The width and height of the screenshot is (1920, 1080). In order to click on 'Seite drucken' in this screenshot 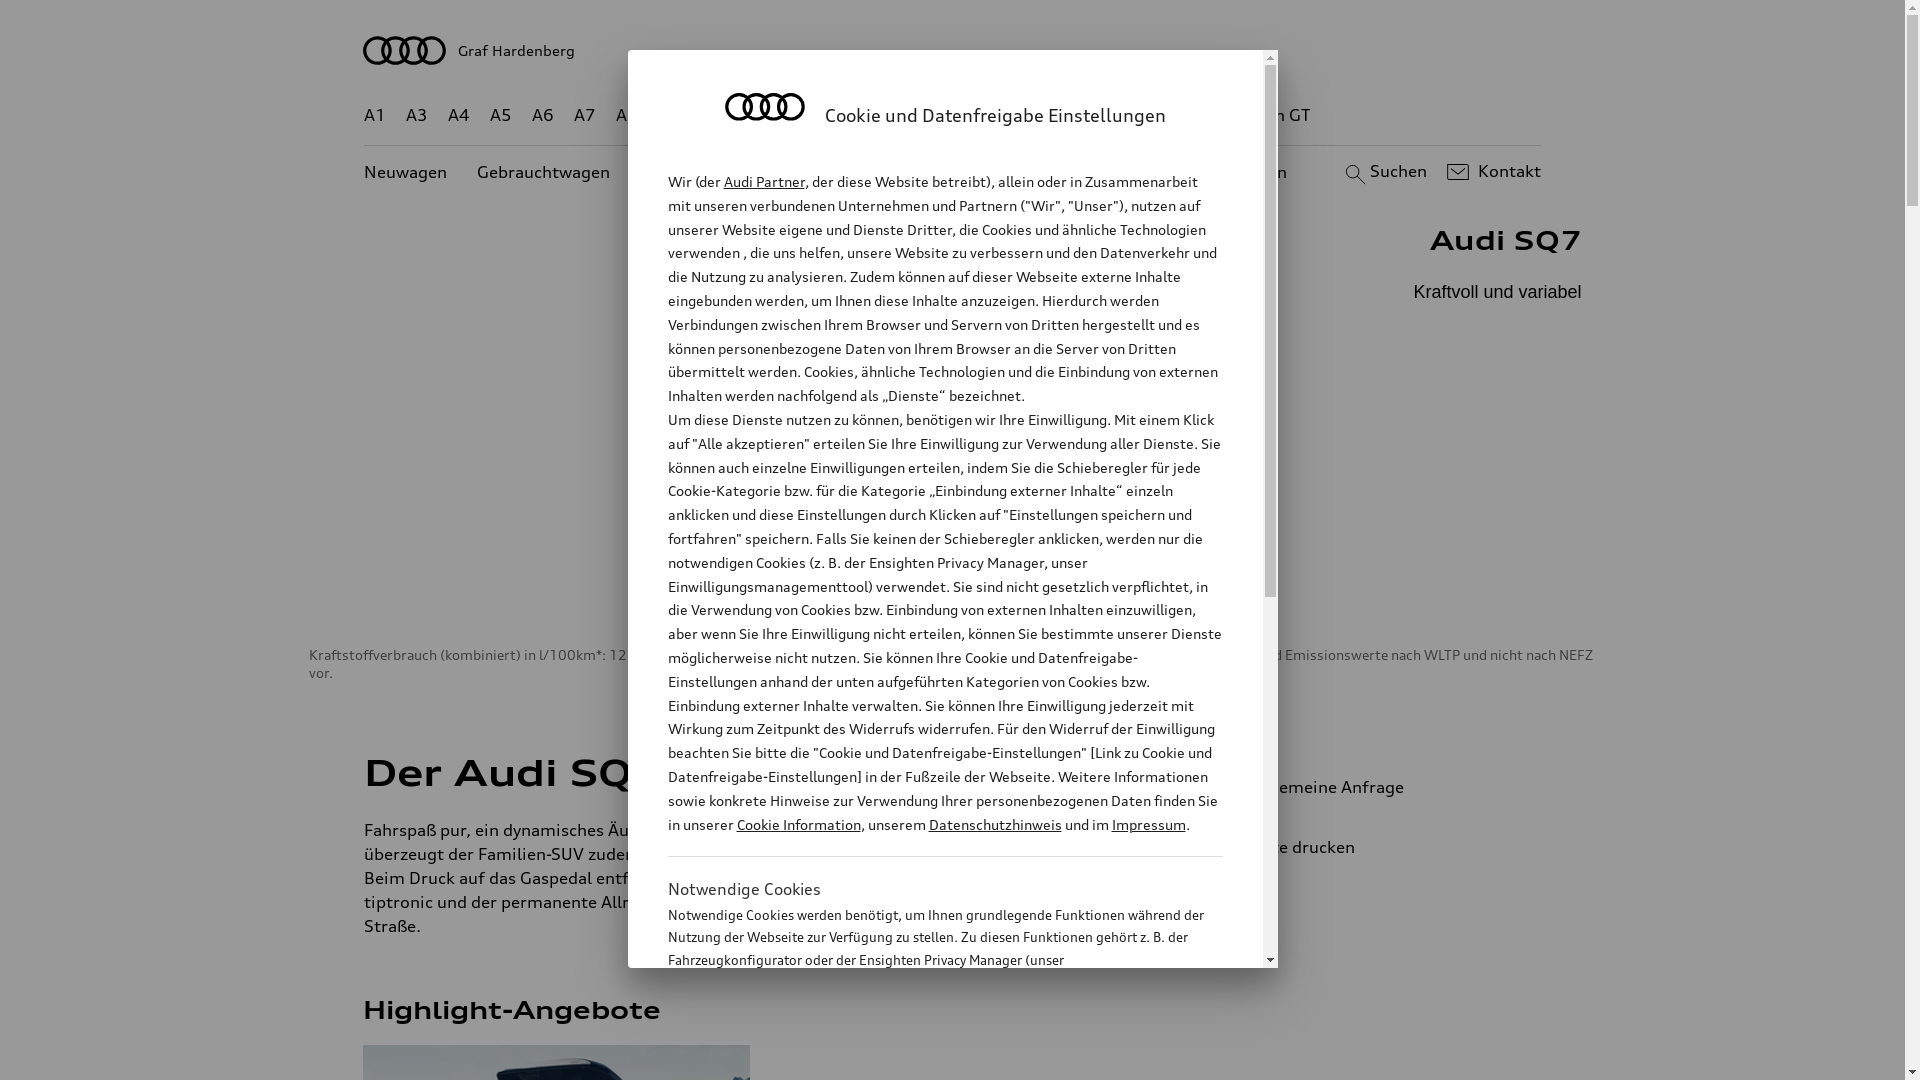, I will do `click(1376, 847)`.